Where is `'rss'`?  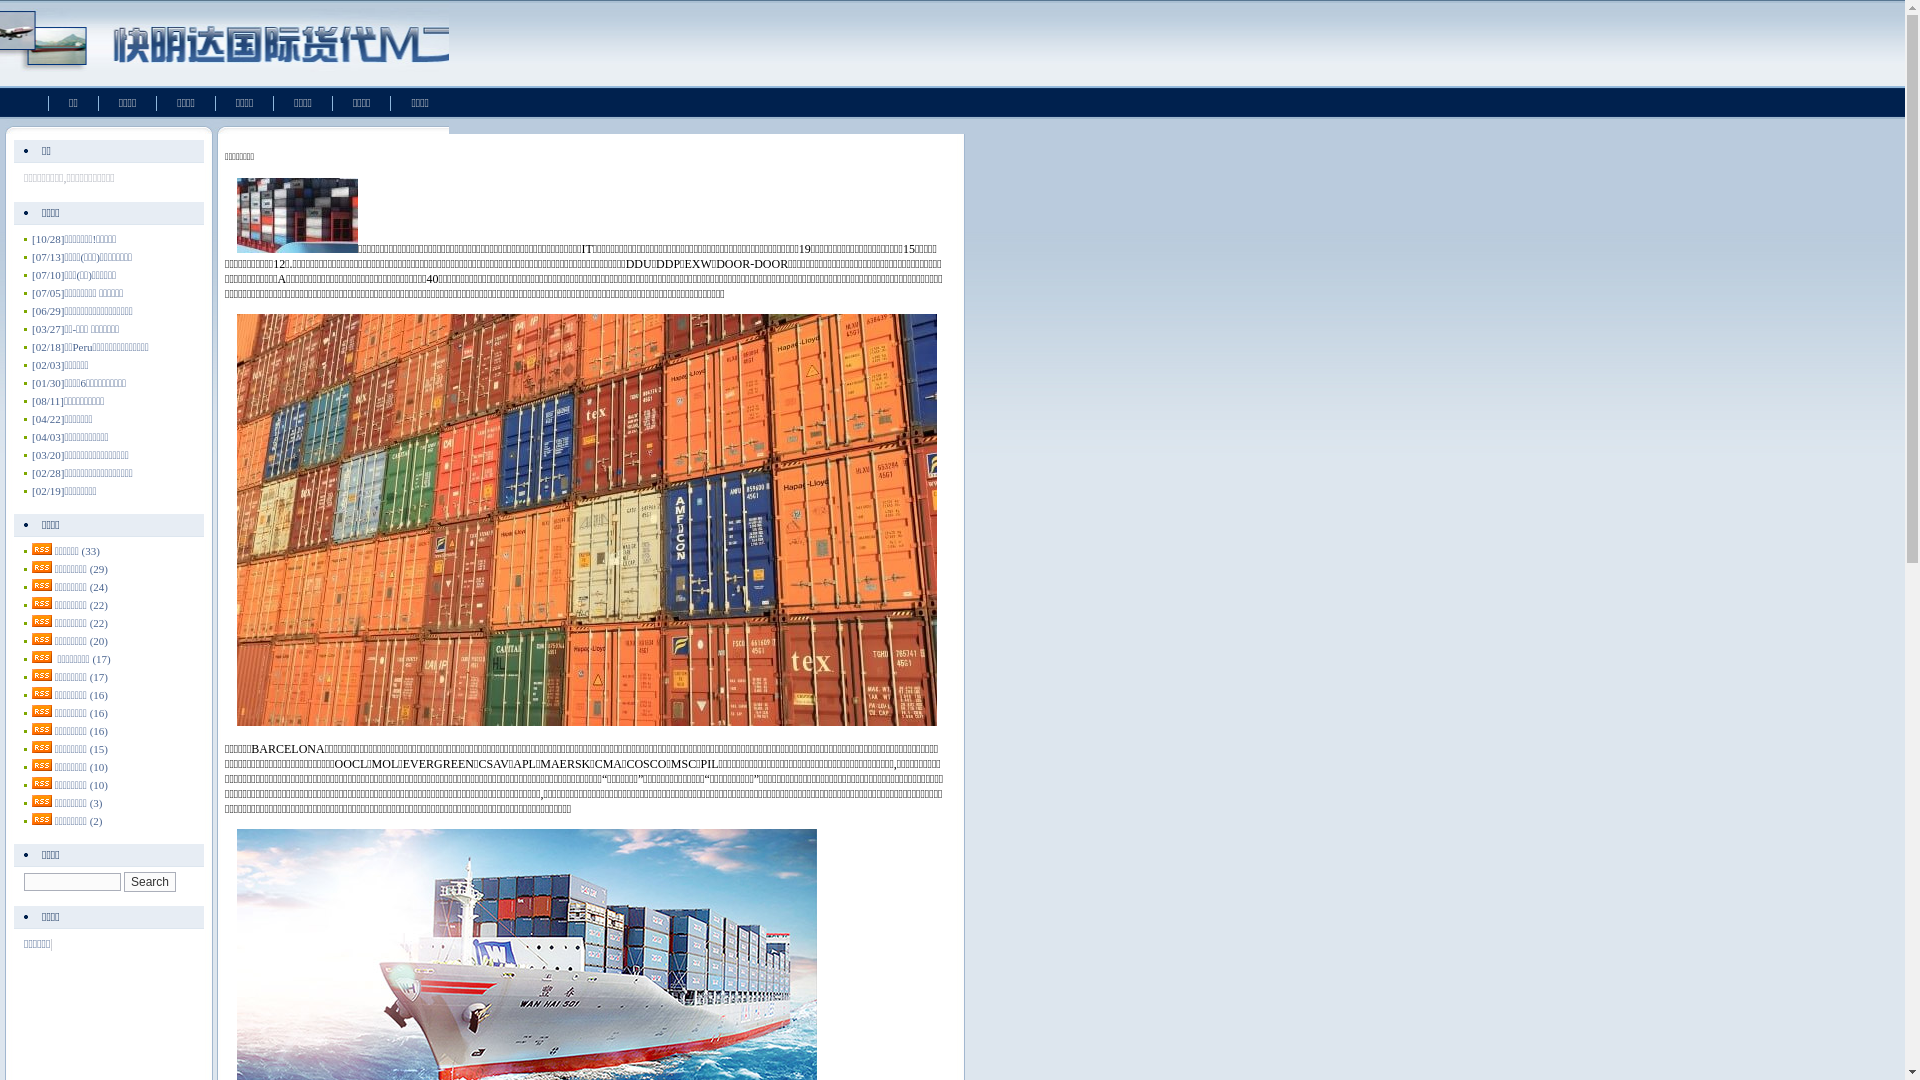 'rss' is located at coordinates (42, 548).